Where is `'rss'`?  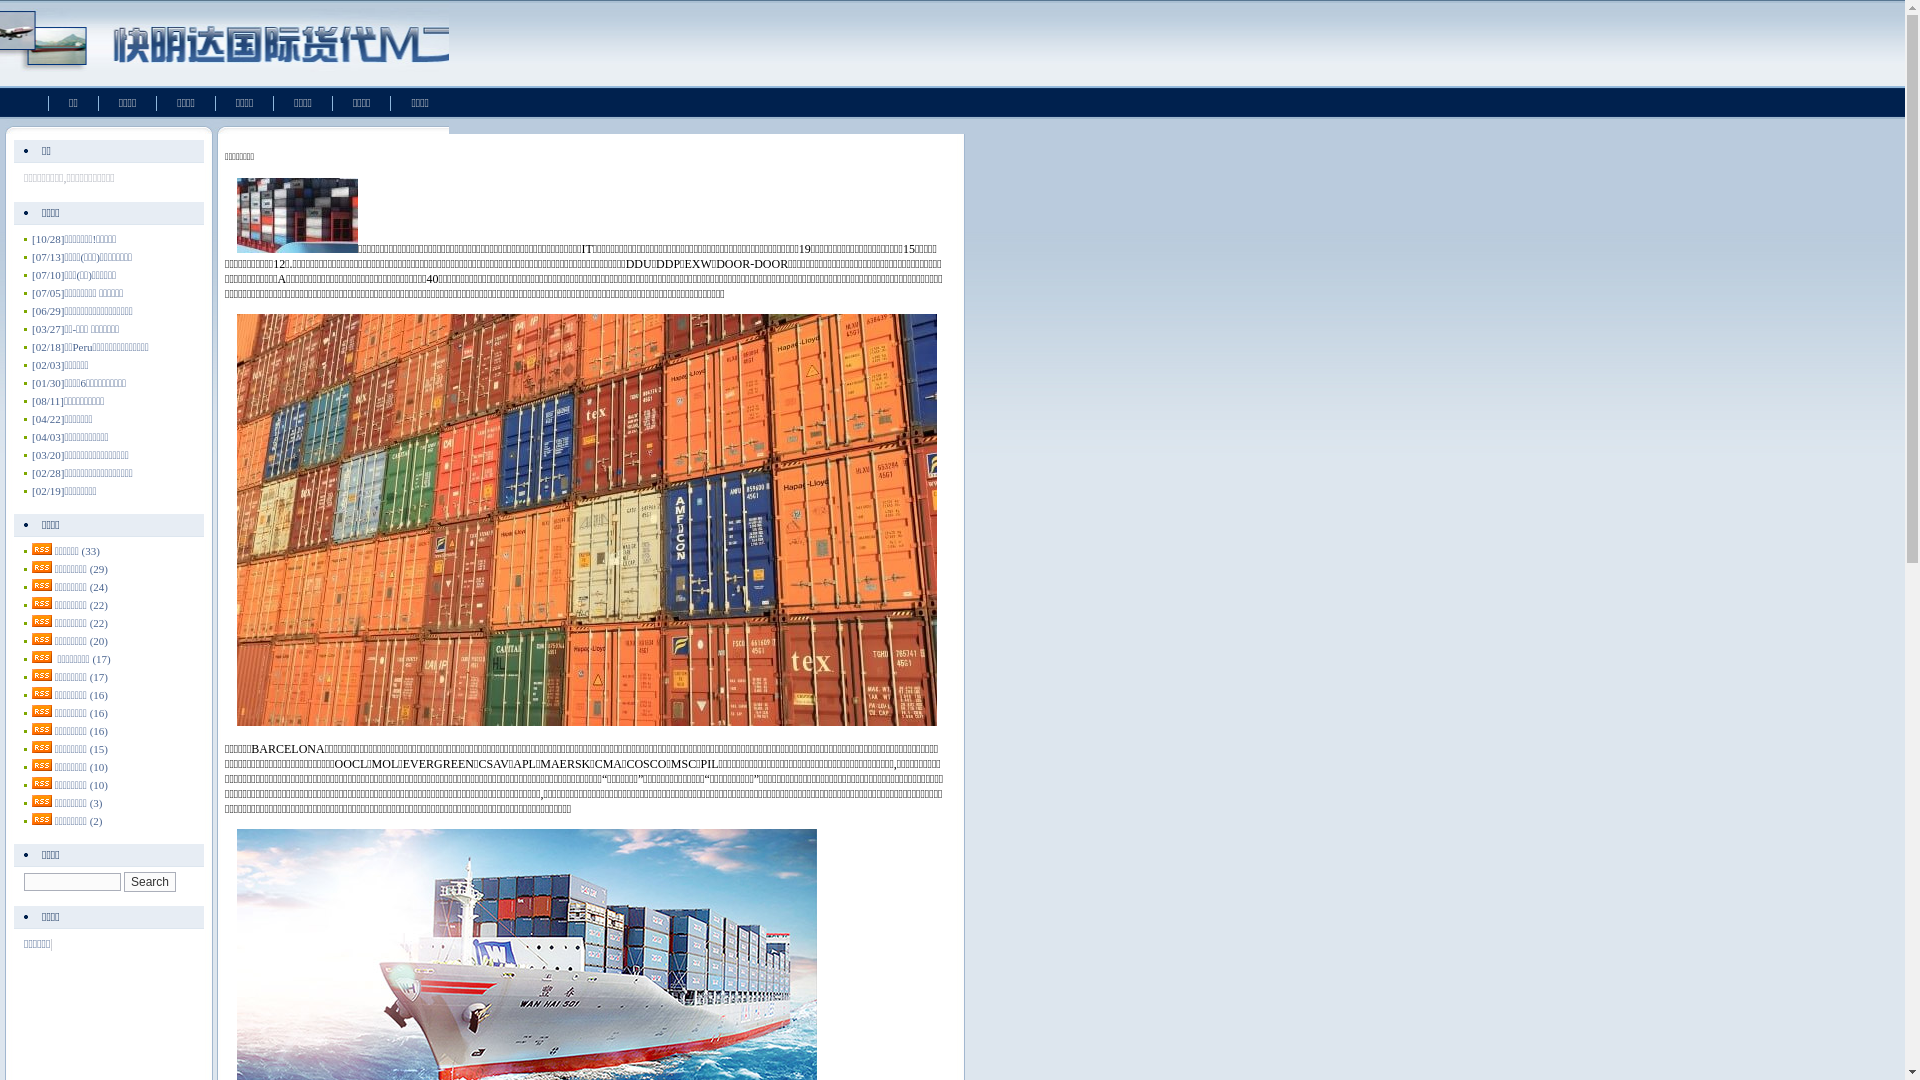 'rss' is located at coordinates (42, 548).